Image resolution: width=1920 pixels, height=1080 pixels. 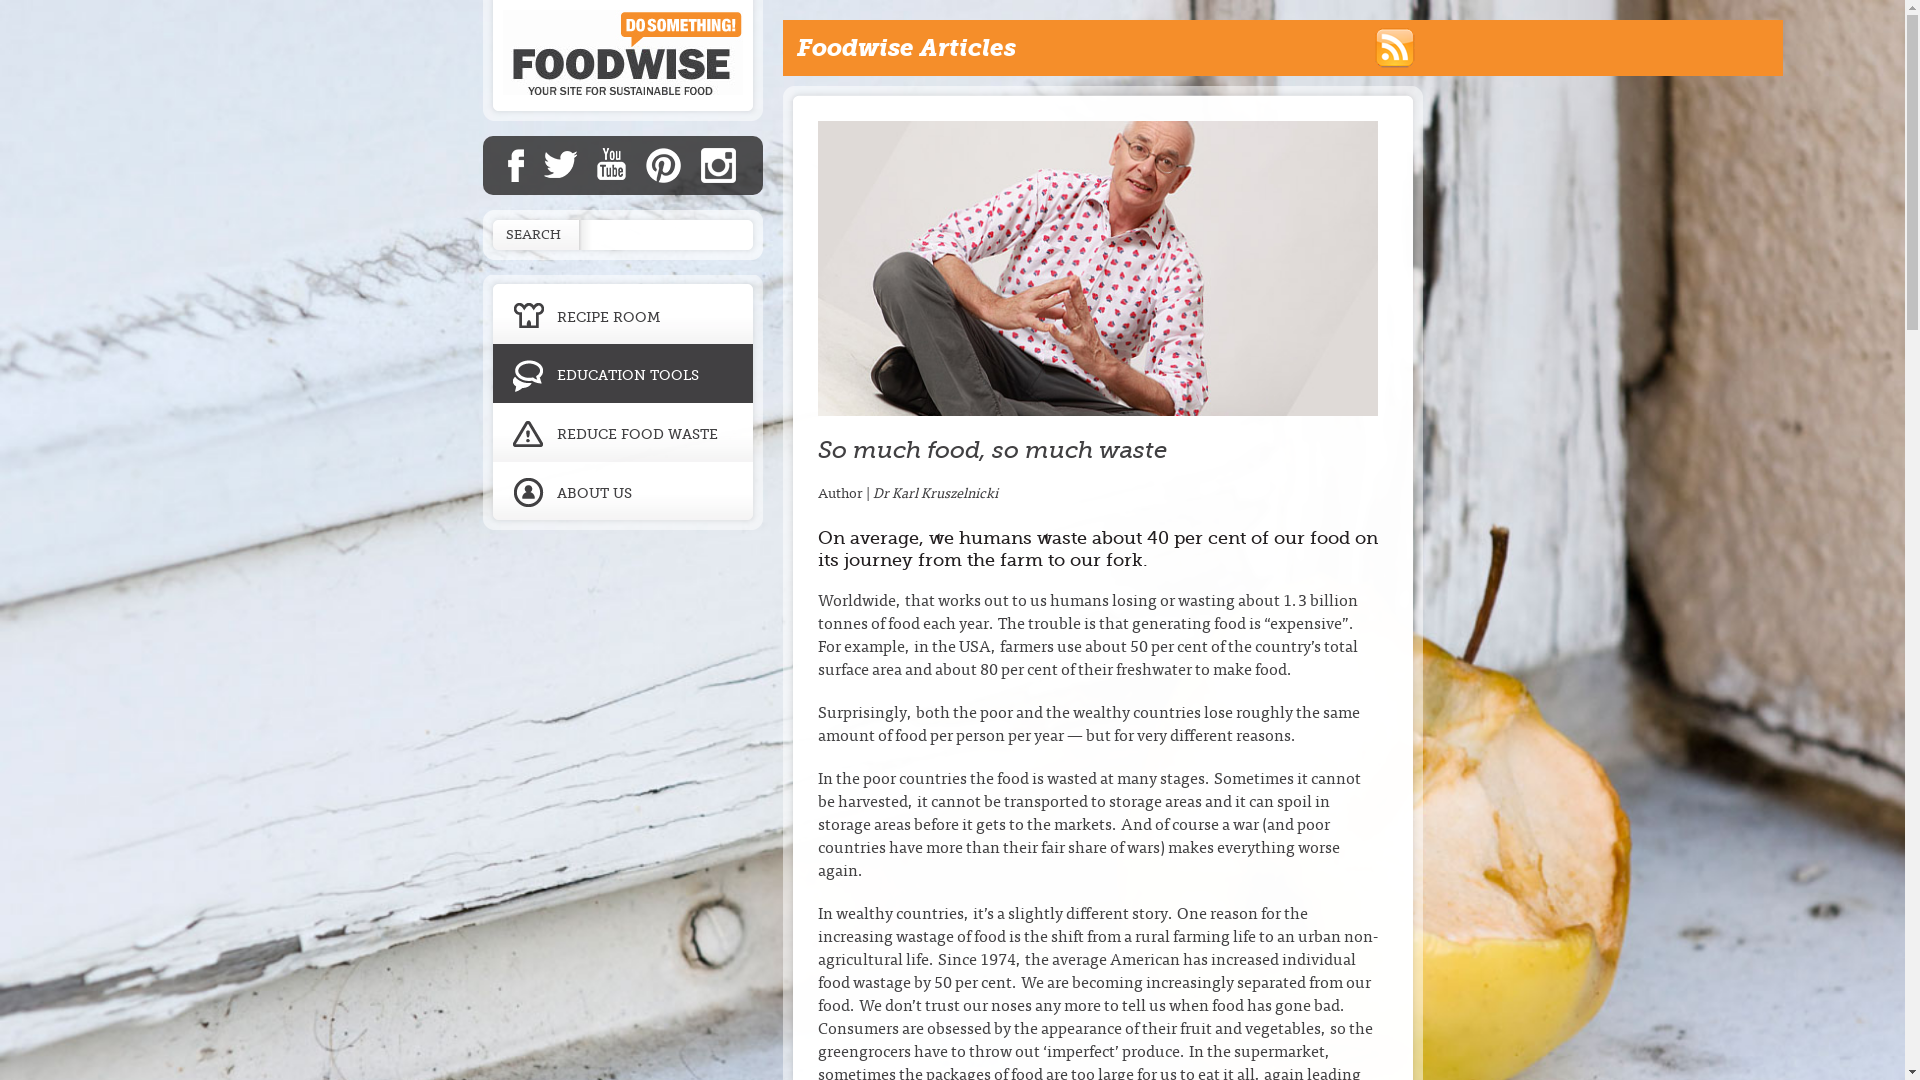 I want to click on 'YouTube', so click(x=609, y=163).